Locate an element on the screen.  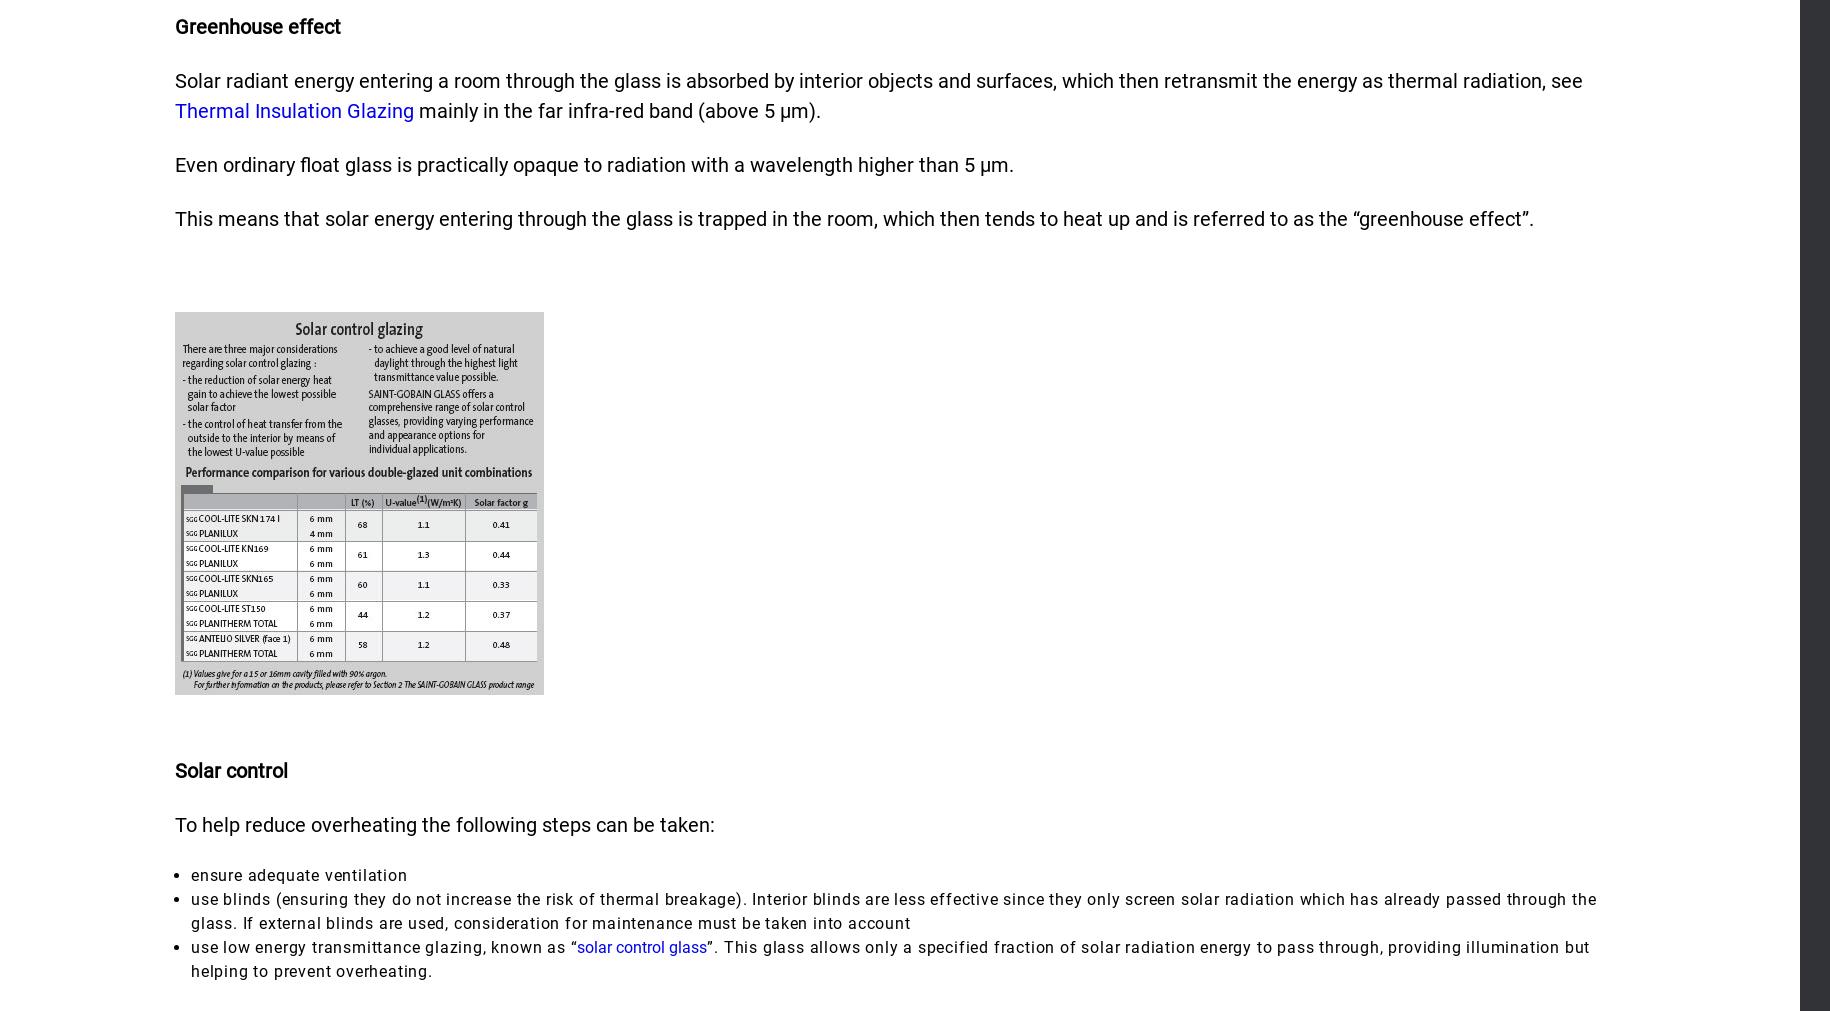
'Greenhouse effect' is located at coordinates (257, 24).